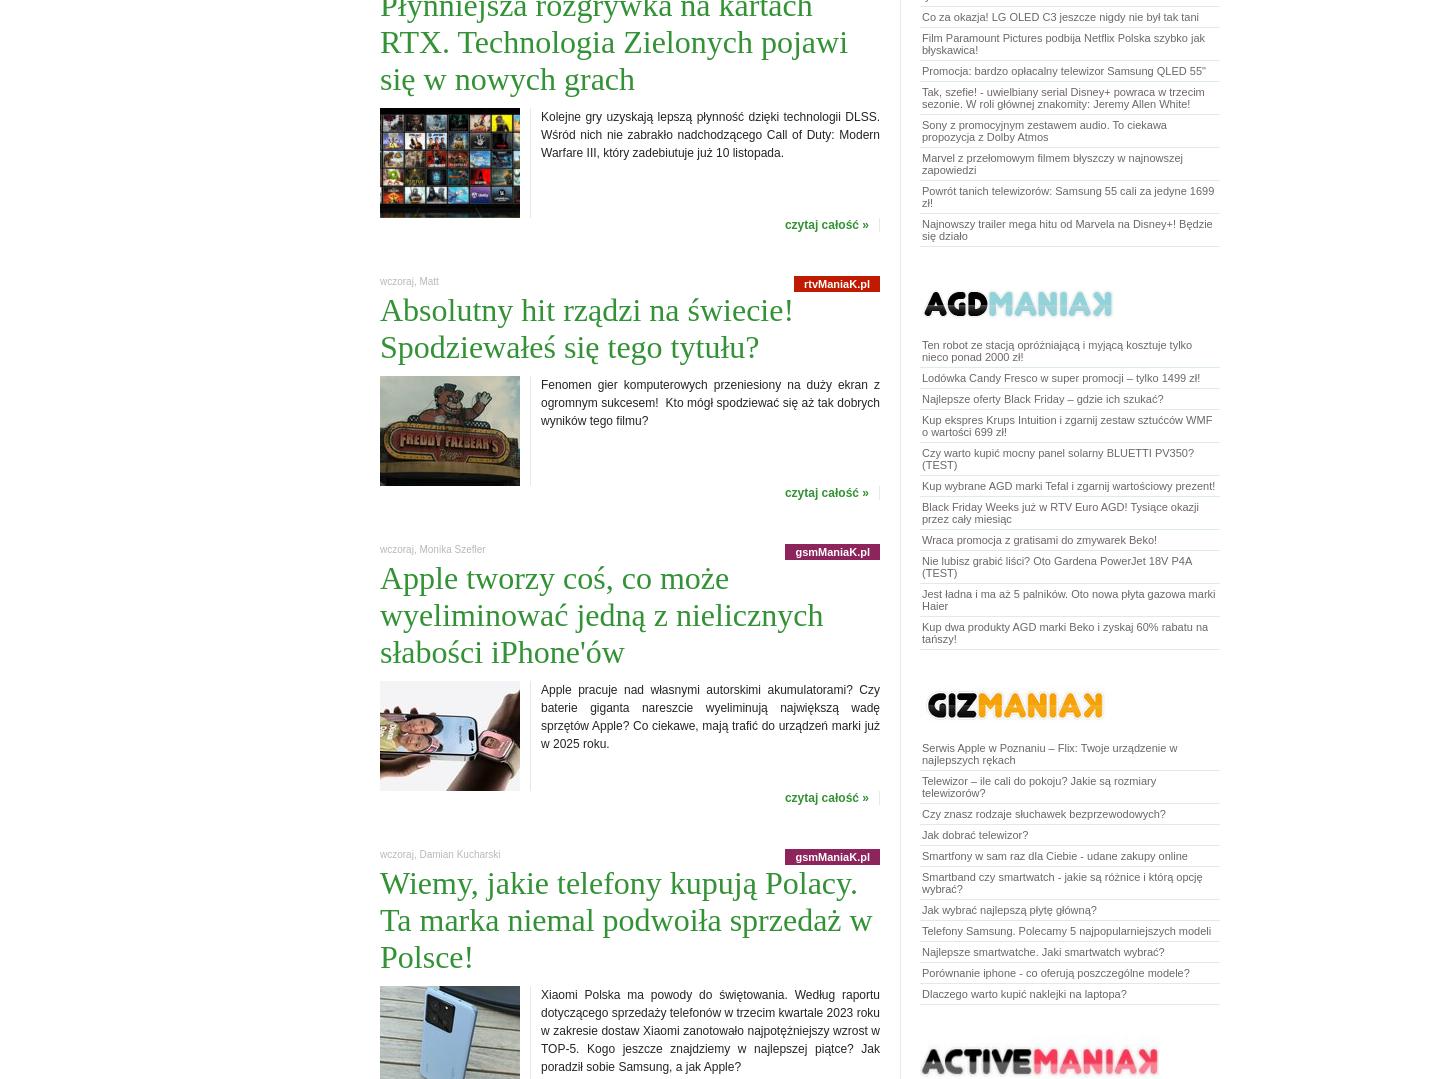 Image resolution: width=1450 pixels, height=1079 pixels. Describe the element at coordinates (921, 376) in the screenshot. I see `'Lodówka Candy Fresco w super promocji – tylko 1499 zł!'` at that location.